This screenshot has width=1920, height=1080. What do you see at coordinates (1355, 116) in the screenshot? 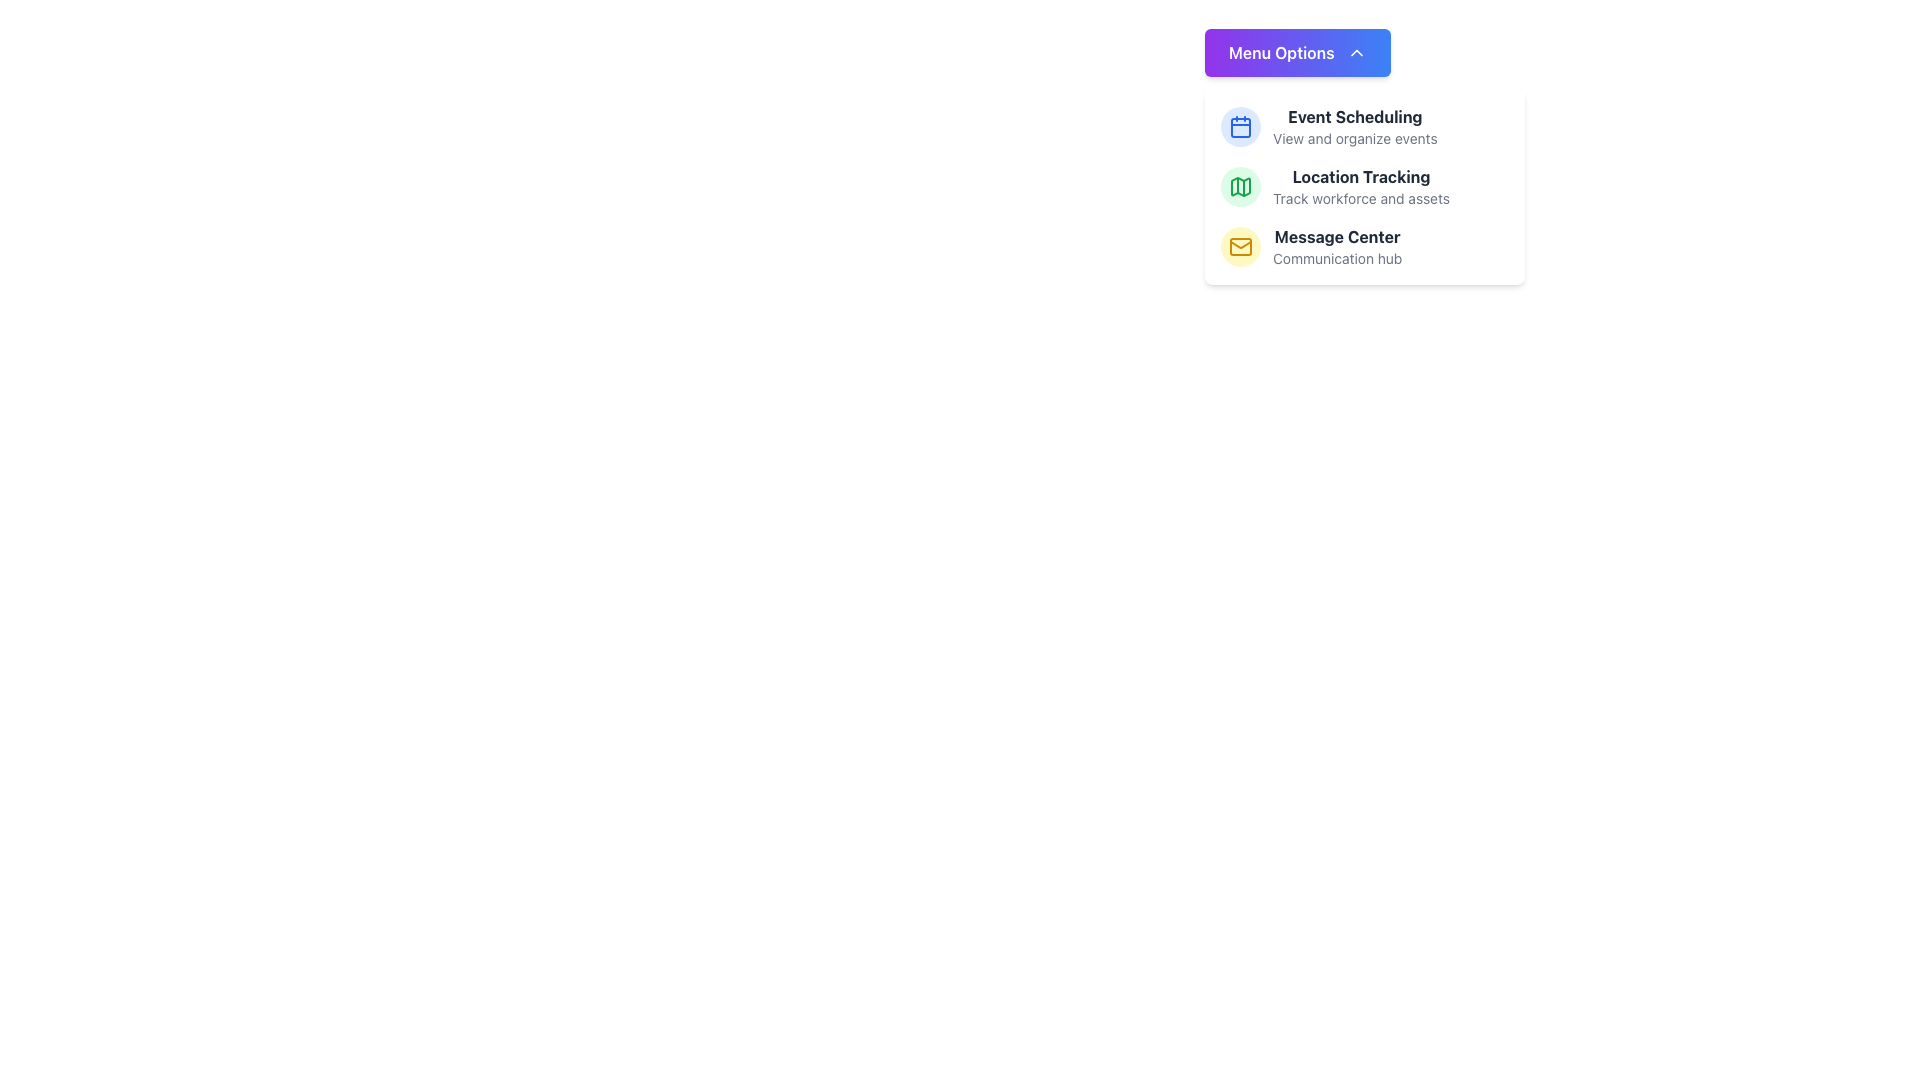
I see `the 'Event Scheduling' label, which serves as a section title above the 'View and organize events' label in the top-right region of the dropdown menu` at bounding box center [1355, 116].